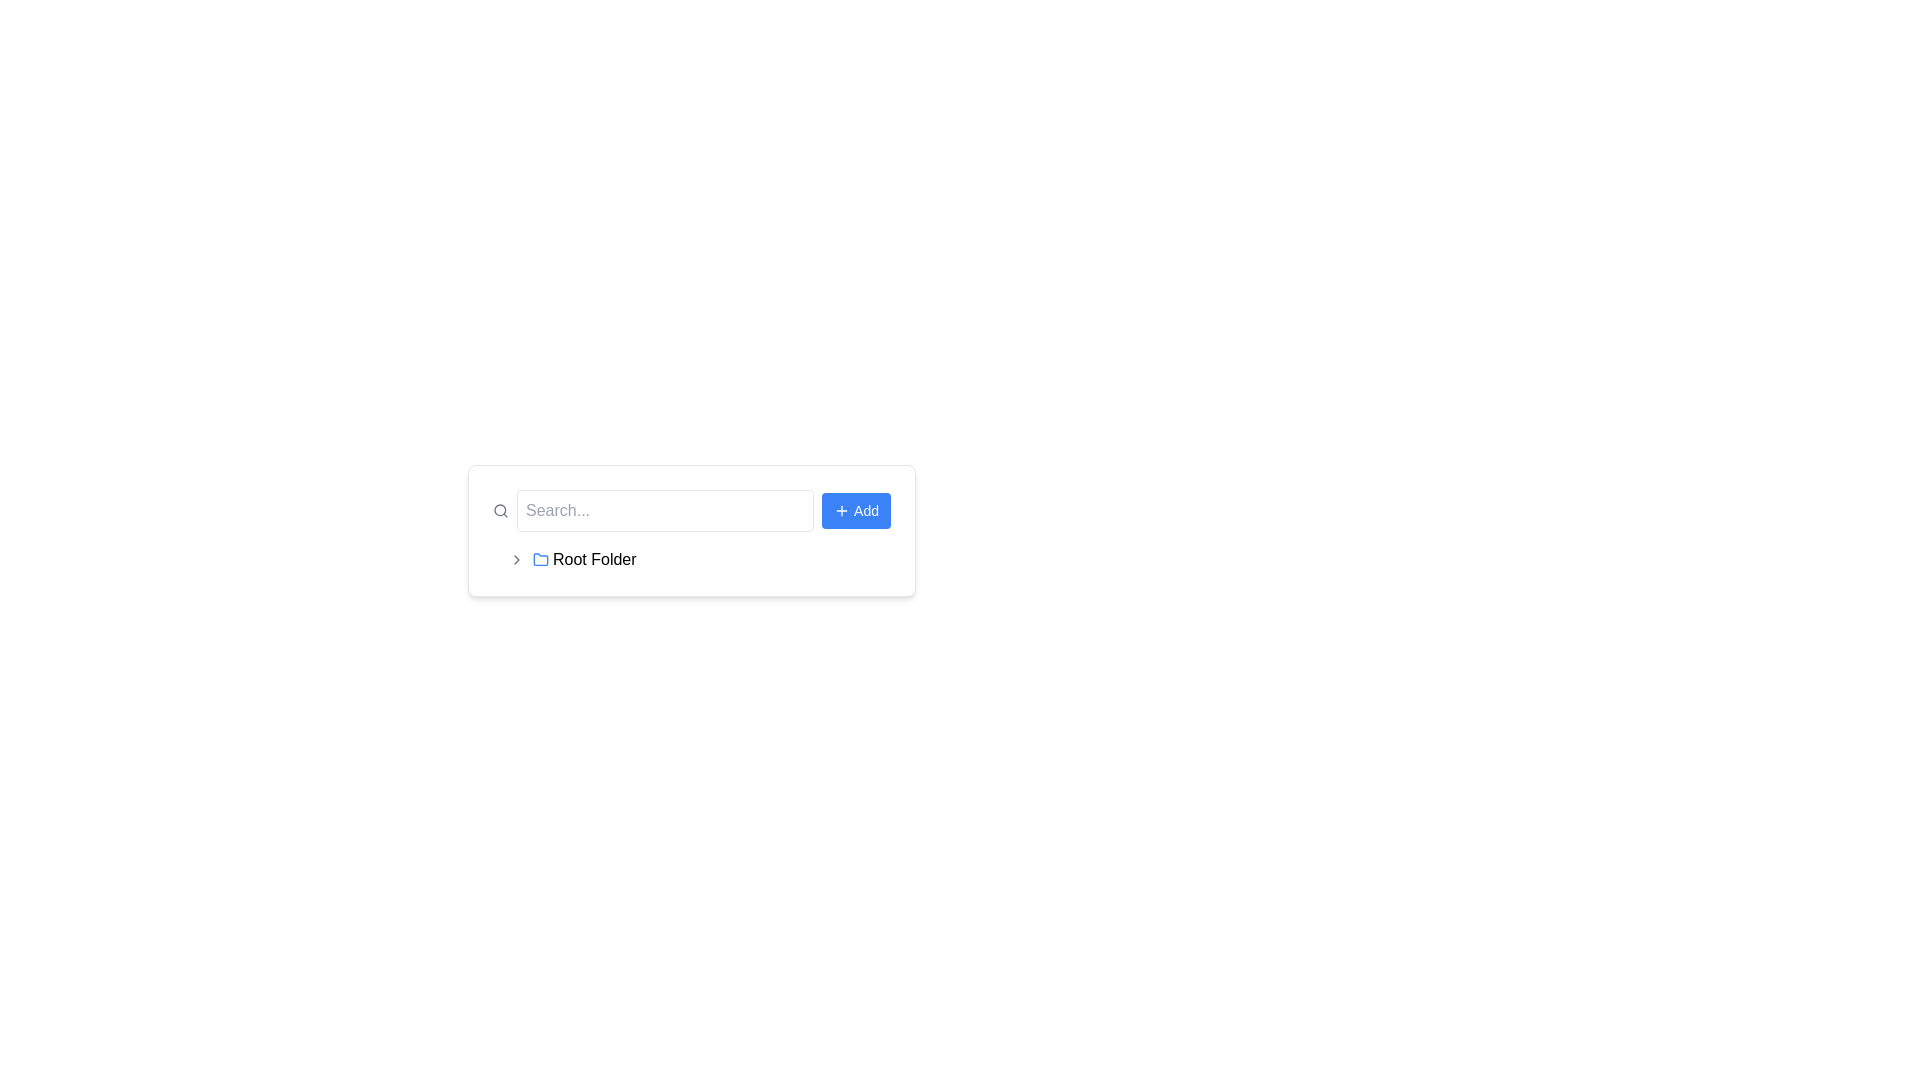  Describe the element at coordinates (500, 509) in the screenshot. I see `the search icon located to the left of the search input field, which visually indicates the search feature` at that location.